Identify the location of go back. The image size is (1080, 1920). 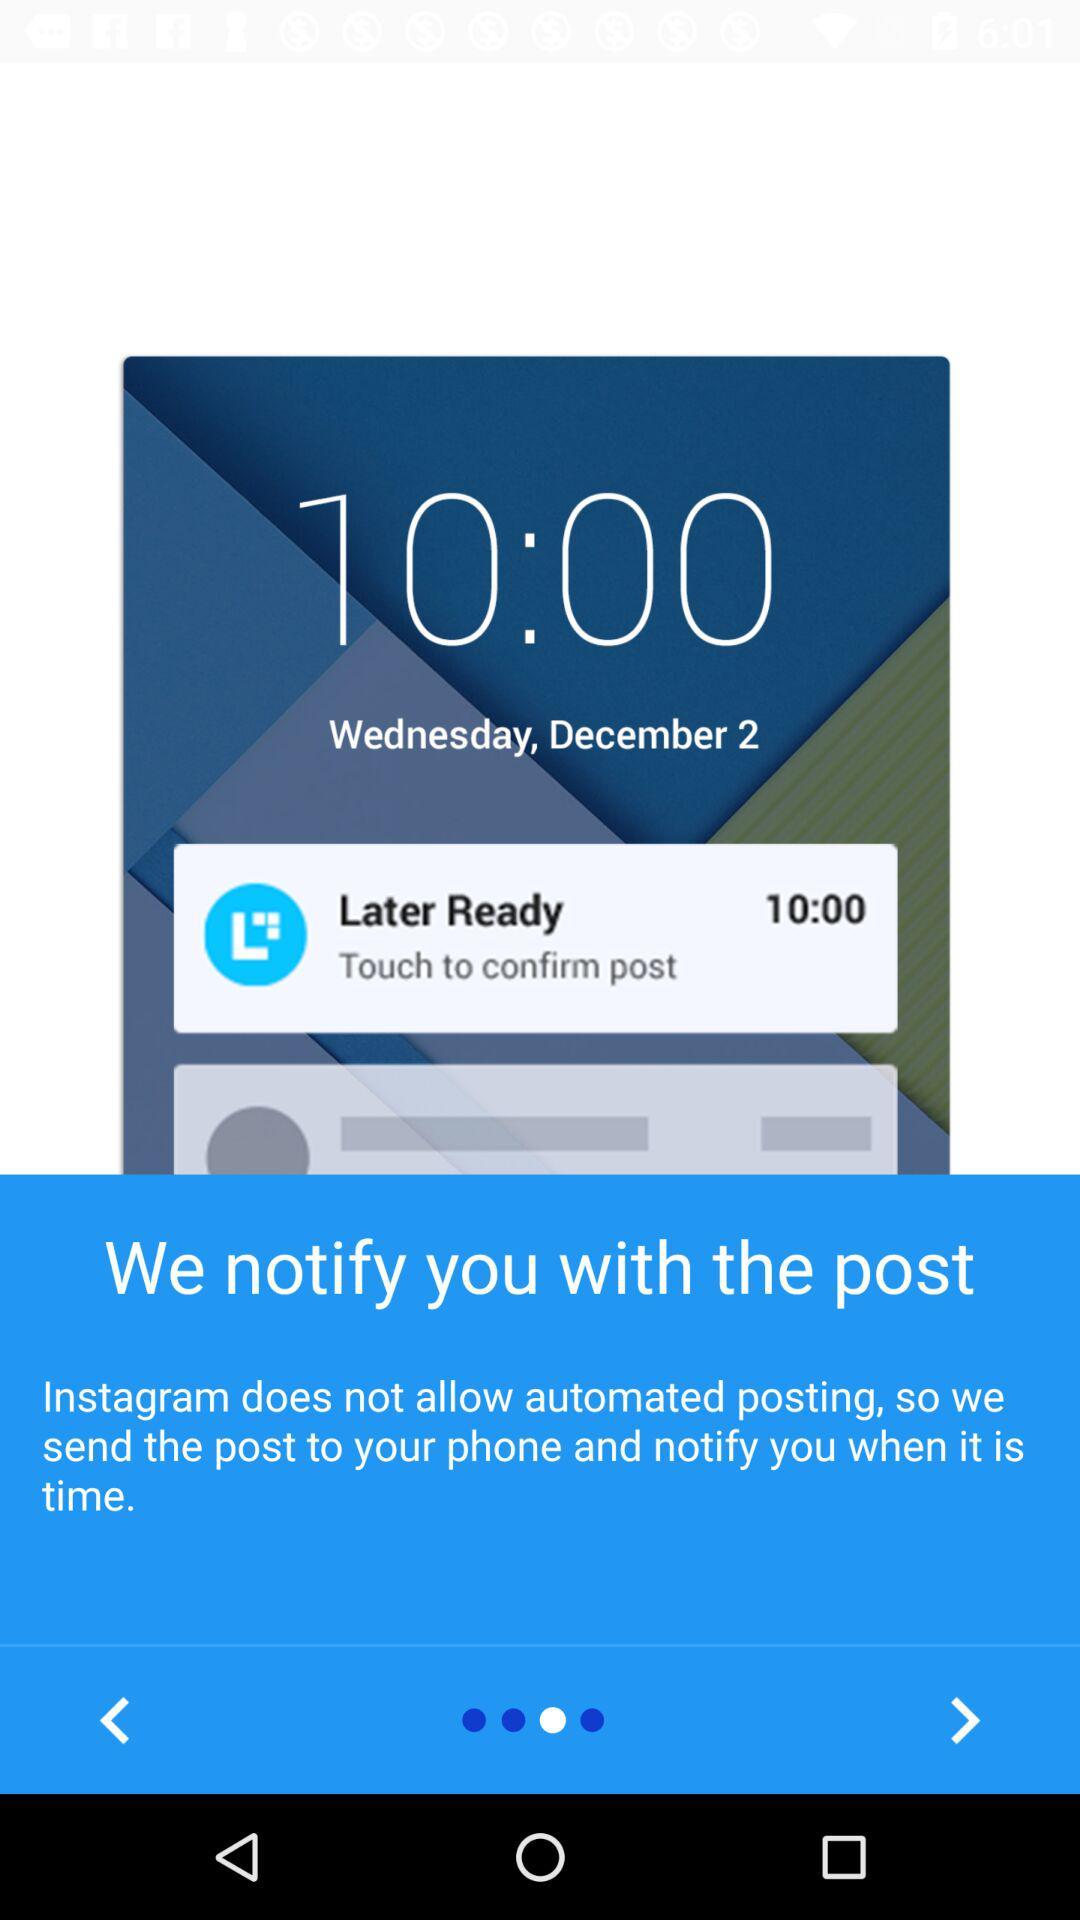
(115, 1719).